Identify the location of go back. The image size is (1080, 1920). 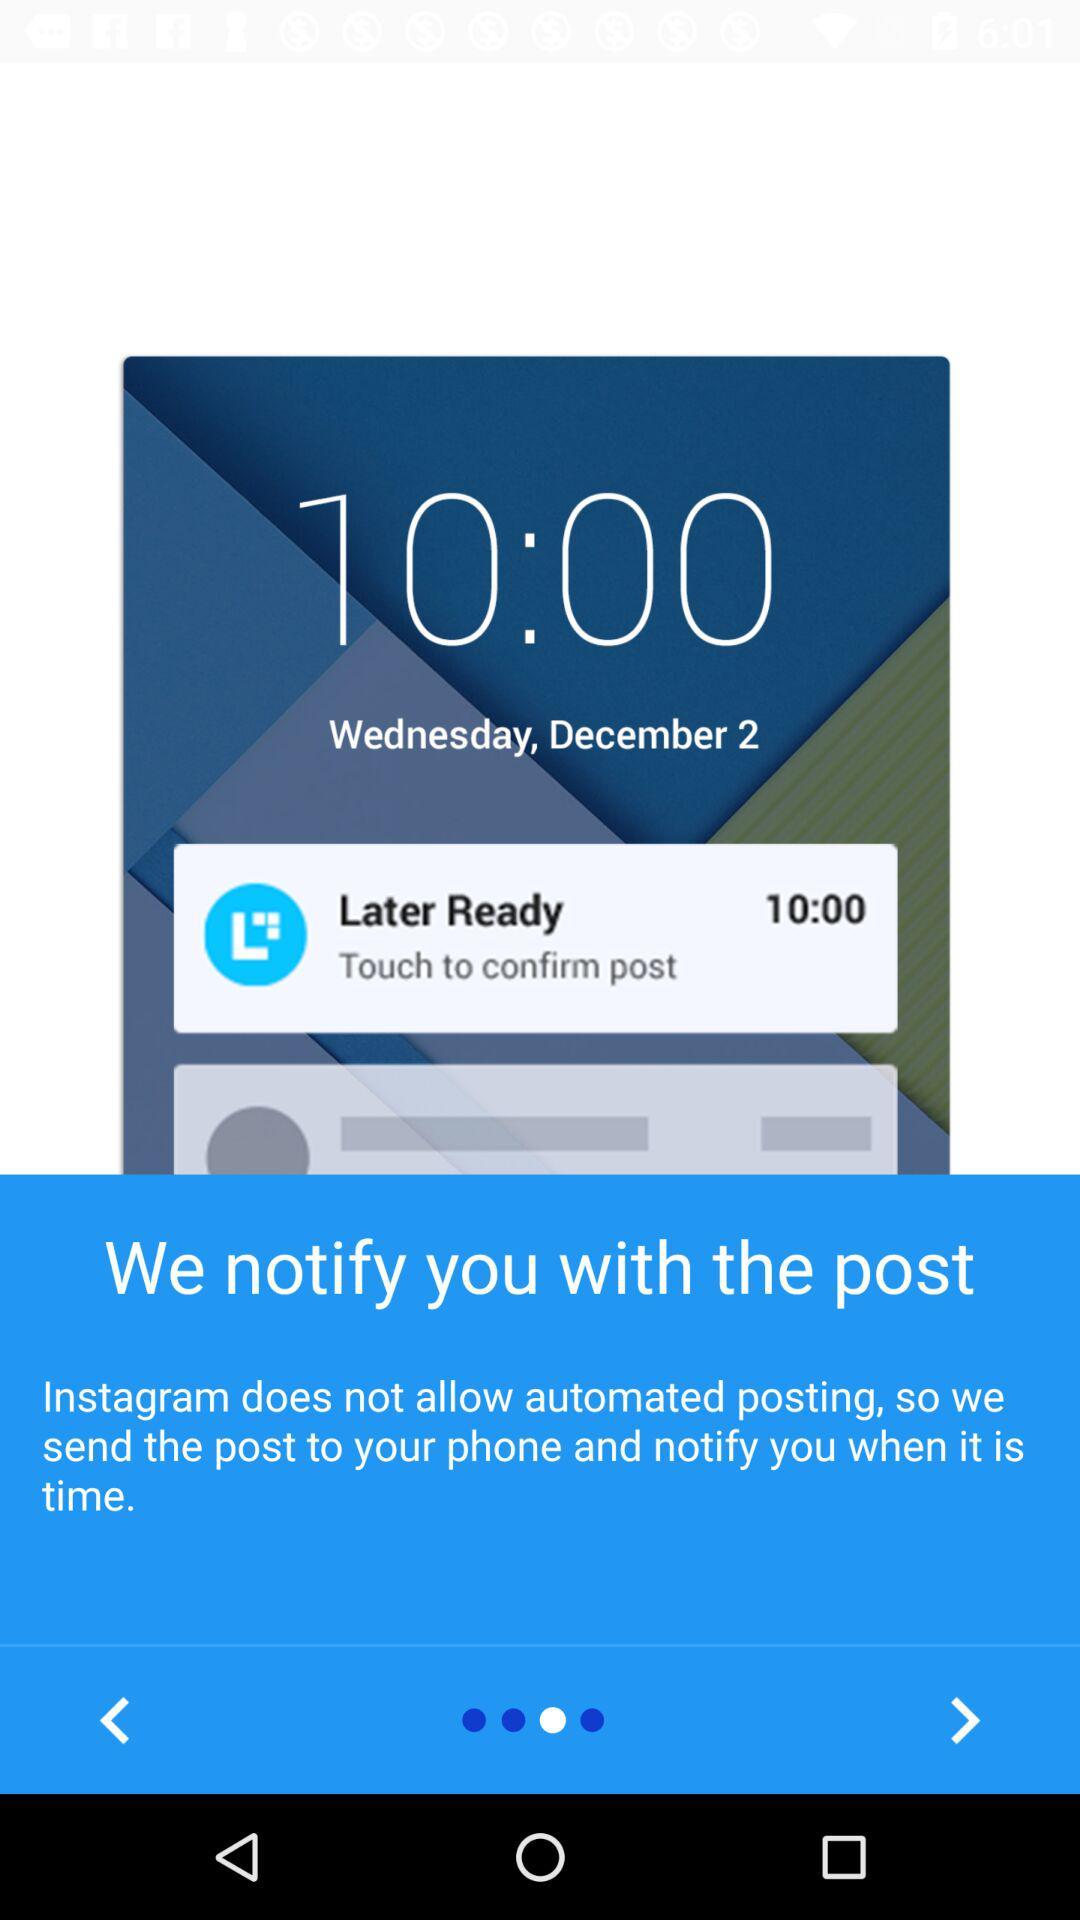
(115, 1719).